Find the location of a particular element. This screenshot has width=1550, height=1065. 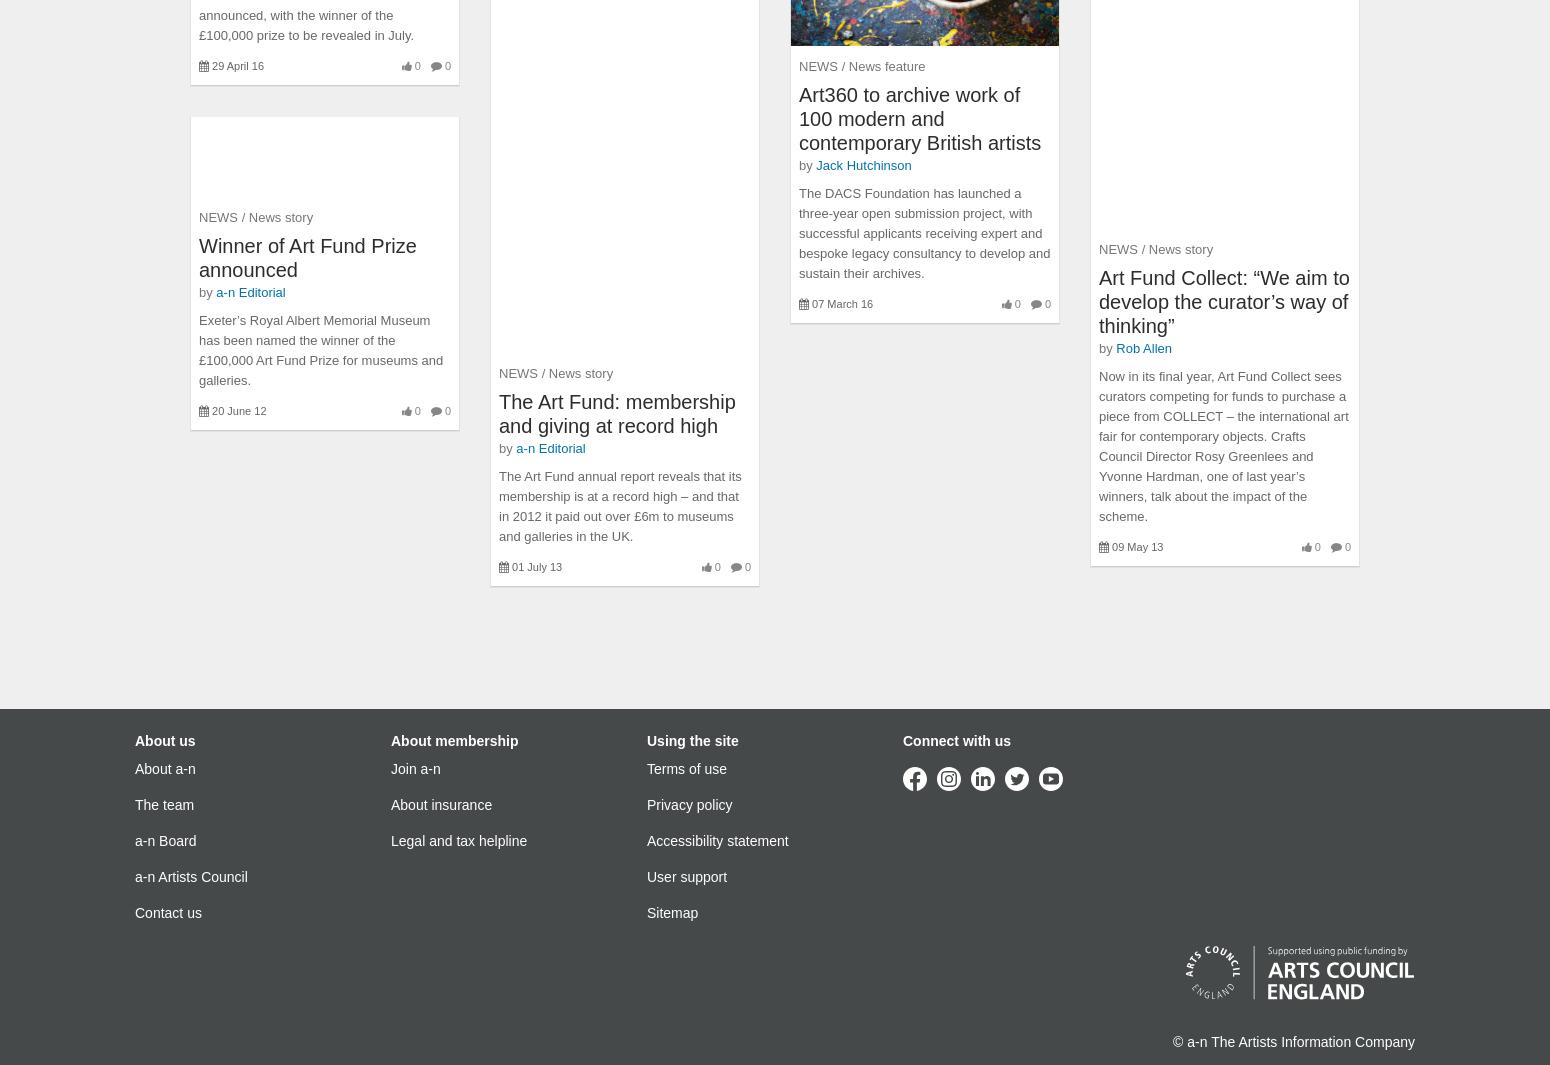

'About insurance' is located at coordinates (441, 805).